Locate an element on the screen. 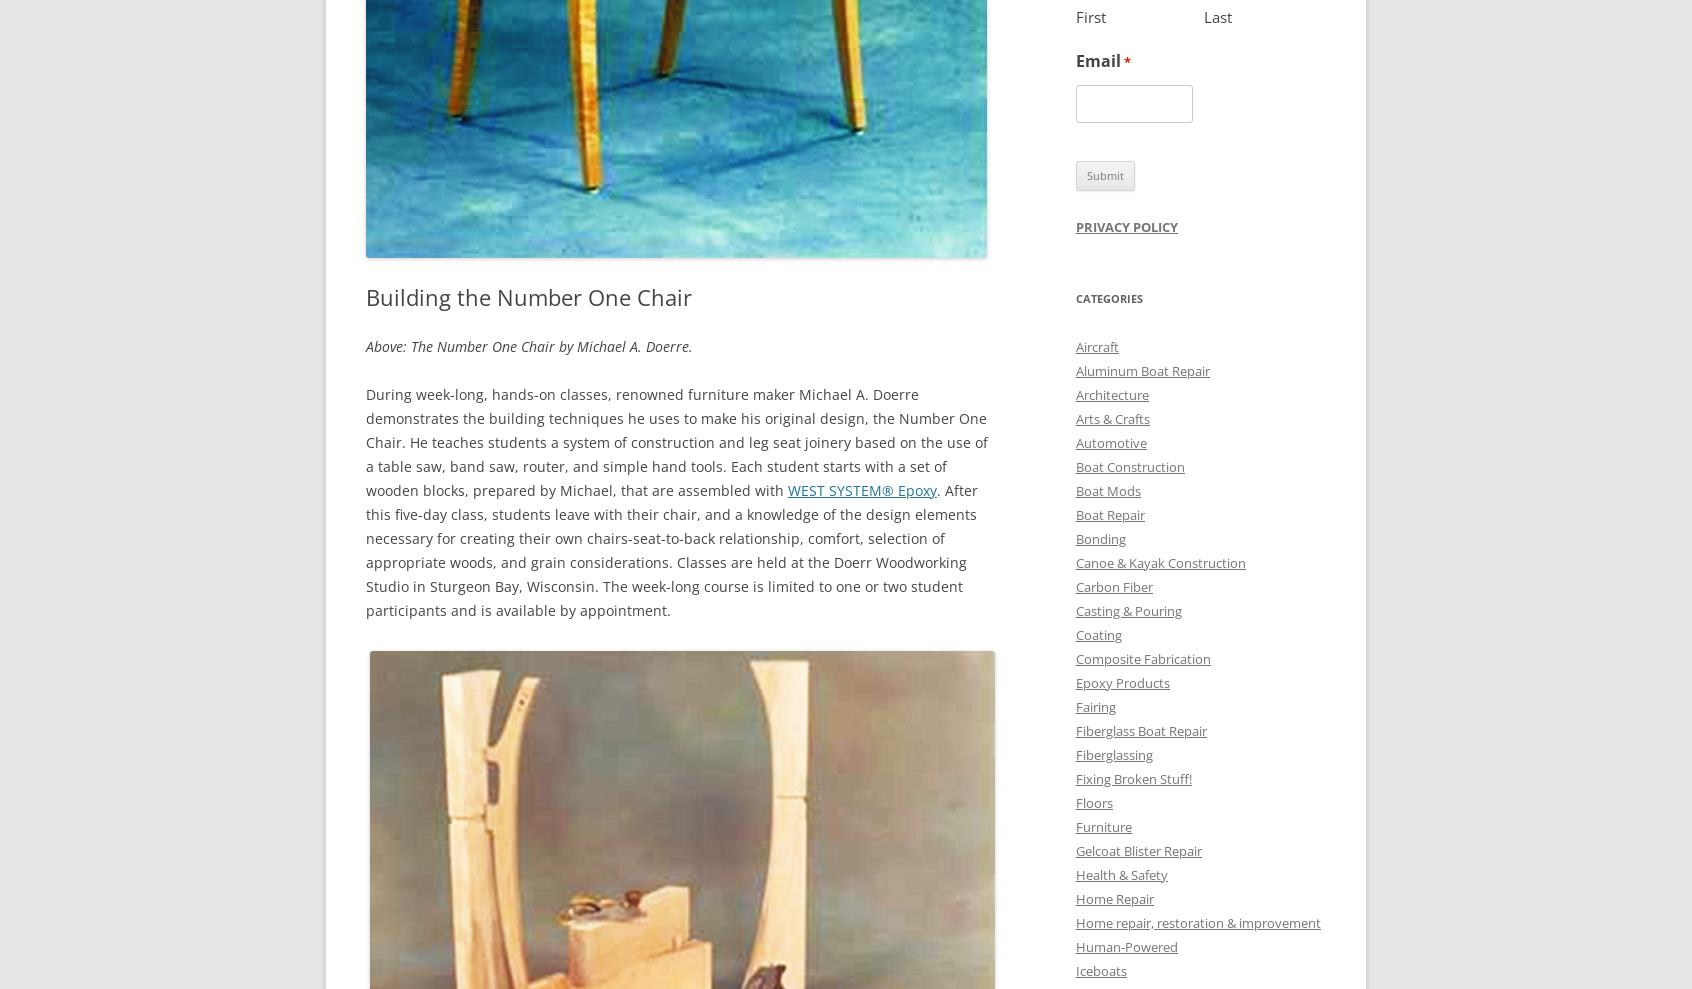 This screenshot has width=1692, height=989. 'Architecture' is located at coordinates (1112, 394).